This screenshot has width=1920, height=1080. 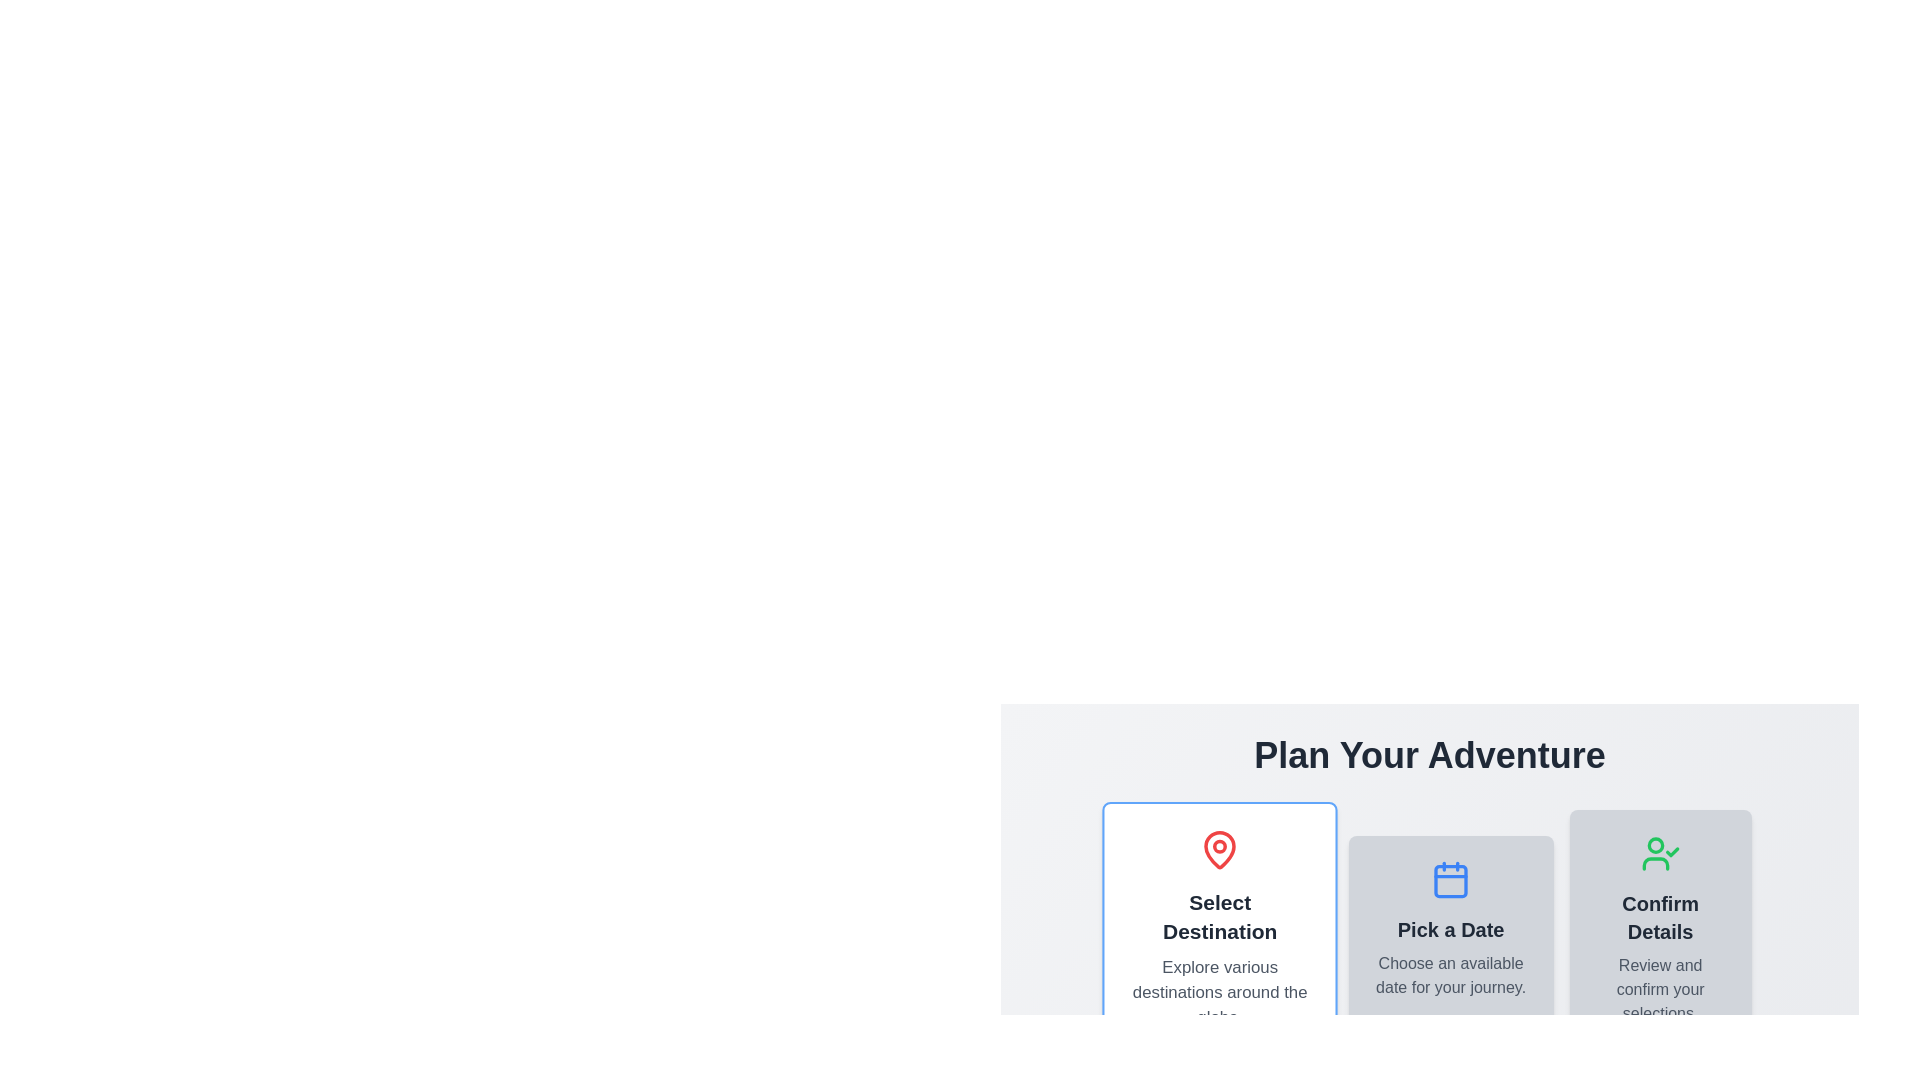 What do you see at coordinates (1451, 880) in the screenshot?
I see `the decorative element within the calendar icon, which has a soft blue outline and rounded corners, located in the middle of the three step icons` at bounding box center [1451, 880].